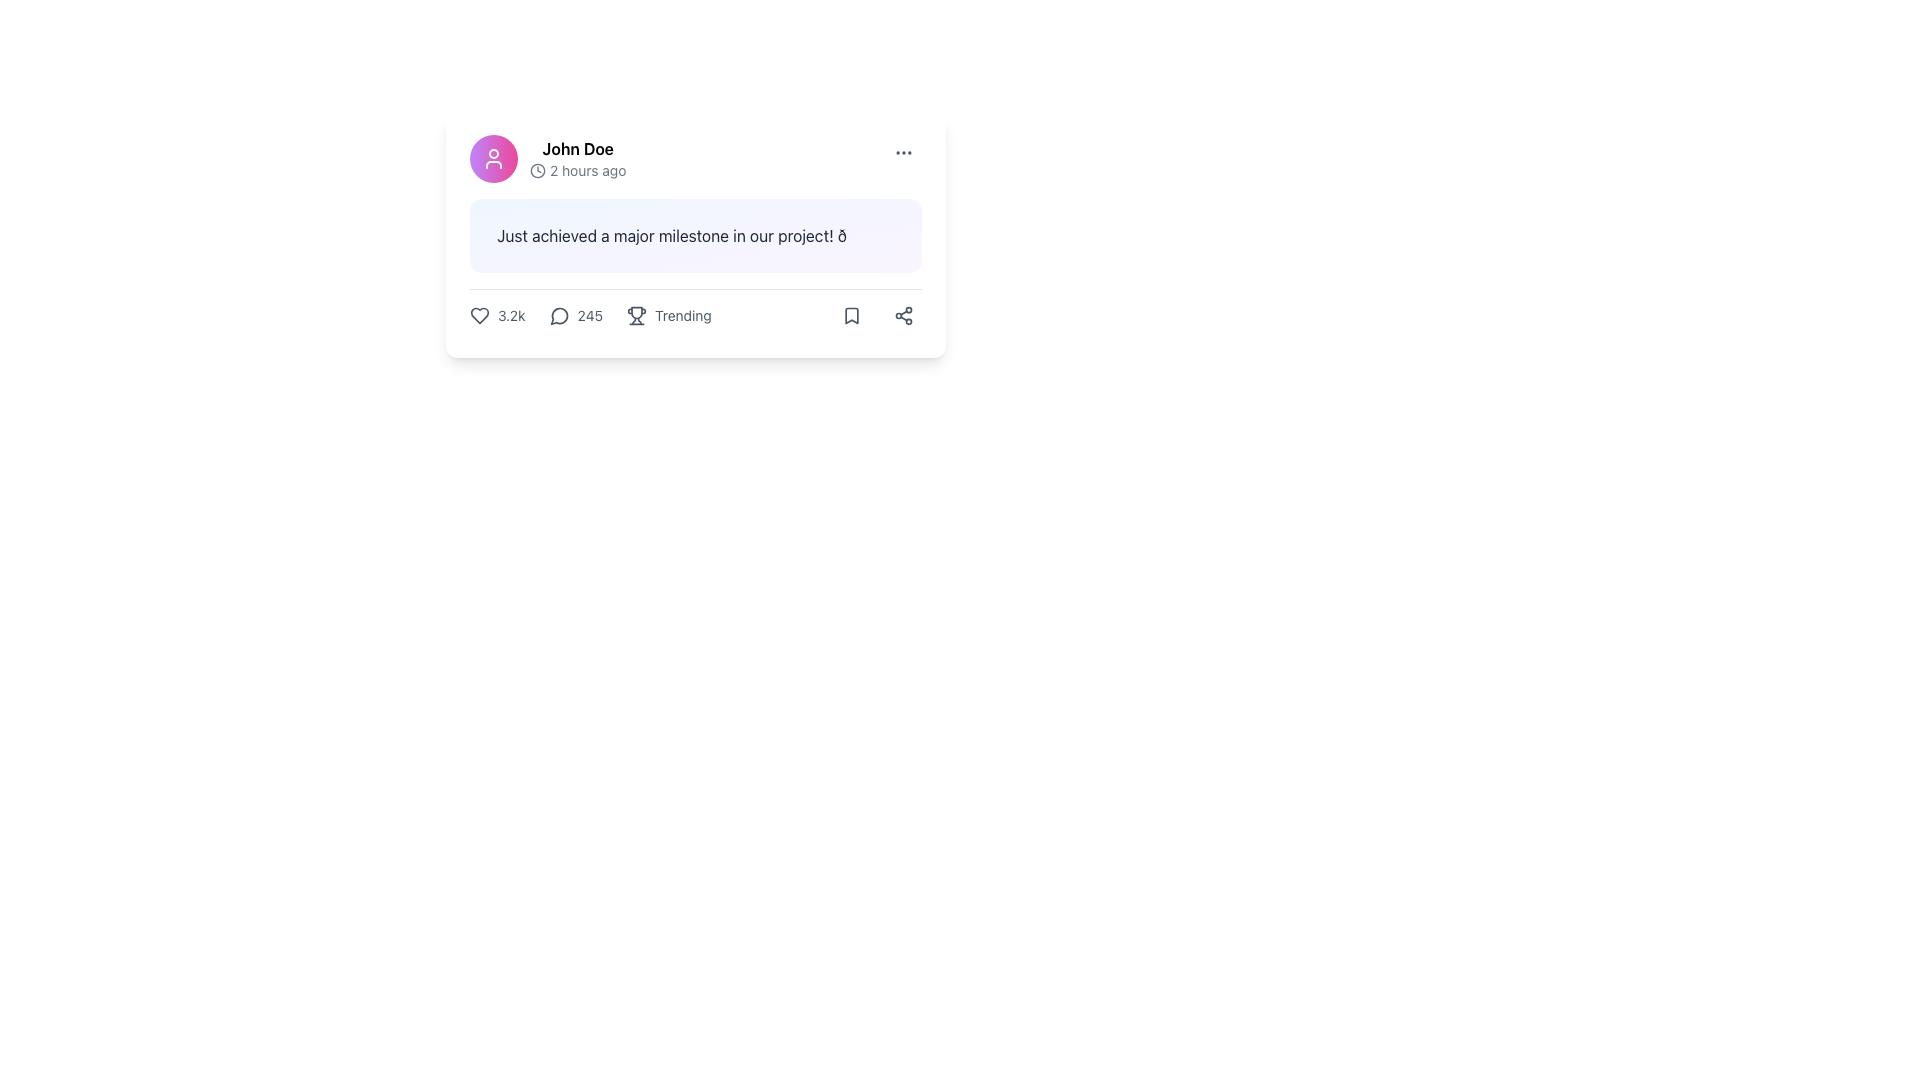 This screenshot has height=1080, width=1920. What do you see at coordinates (902, 315) in the screenshot?
I see `the interactive share icon button located at the bottom-right corner of the card to initiate sharing functionality` at bounding box center [902, 315].